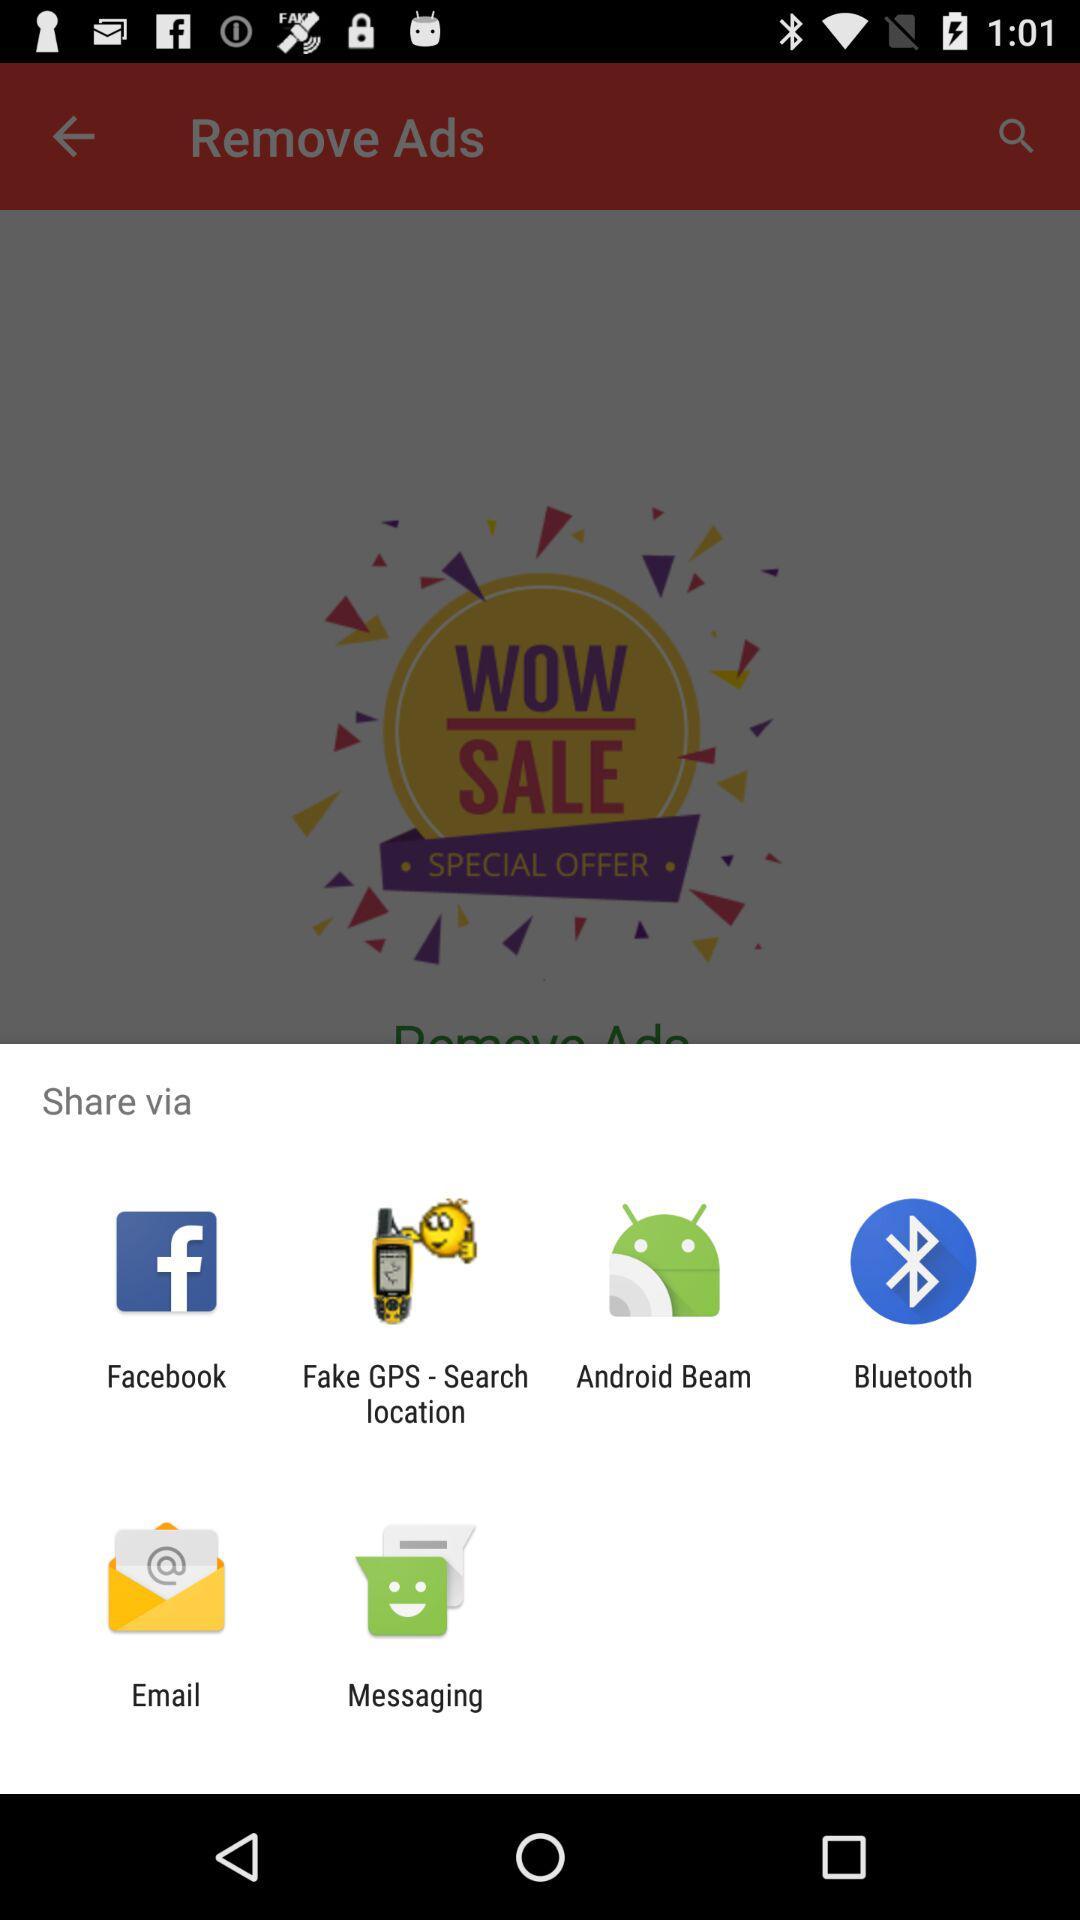  What do you see at coordinates (165, 1711) in the screenshot?
I see `app next to the messaging app` at bounding box center [165, 1711].